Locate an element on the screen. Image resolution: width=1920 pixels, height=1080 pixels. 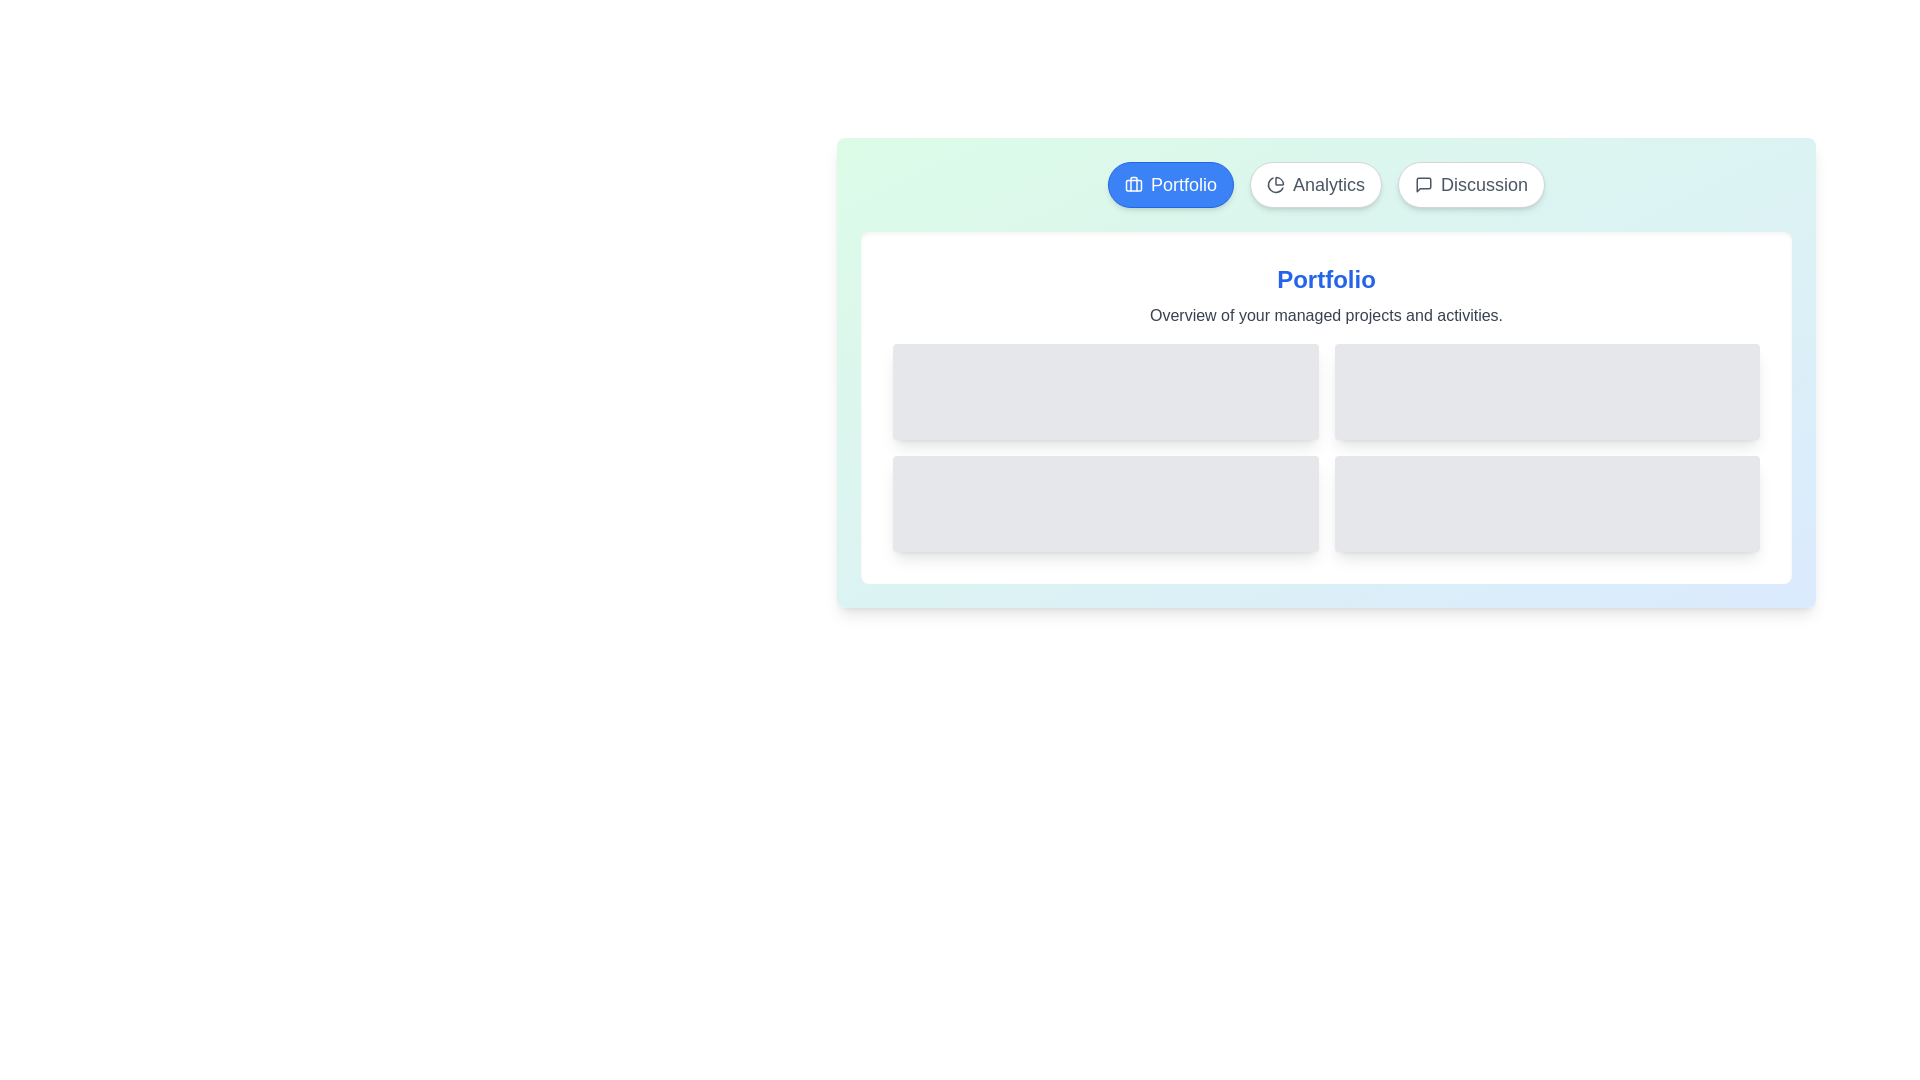
the Analytics tab by clicking on its button is located at coordinates (1315, 185).